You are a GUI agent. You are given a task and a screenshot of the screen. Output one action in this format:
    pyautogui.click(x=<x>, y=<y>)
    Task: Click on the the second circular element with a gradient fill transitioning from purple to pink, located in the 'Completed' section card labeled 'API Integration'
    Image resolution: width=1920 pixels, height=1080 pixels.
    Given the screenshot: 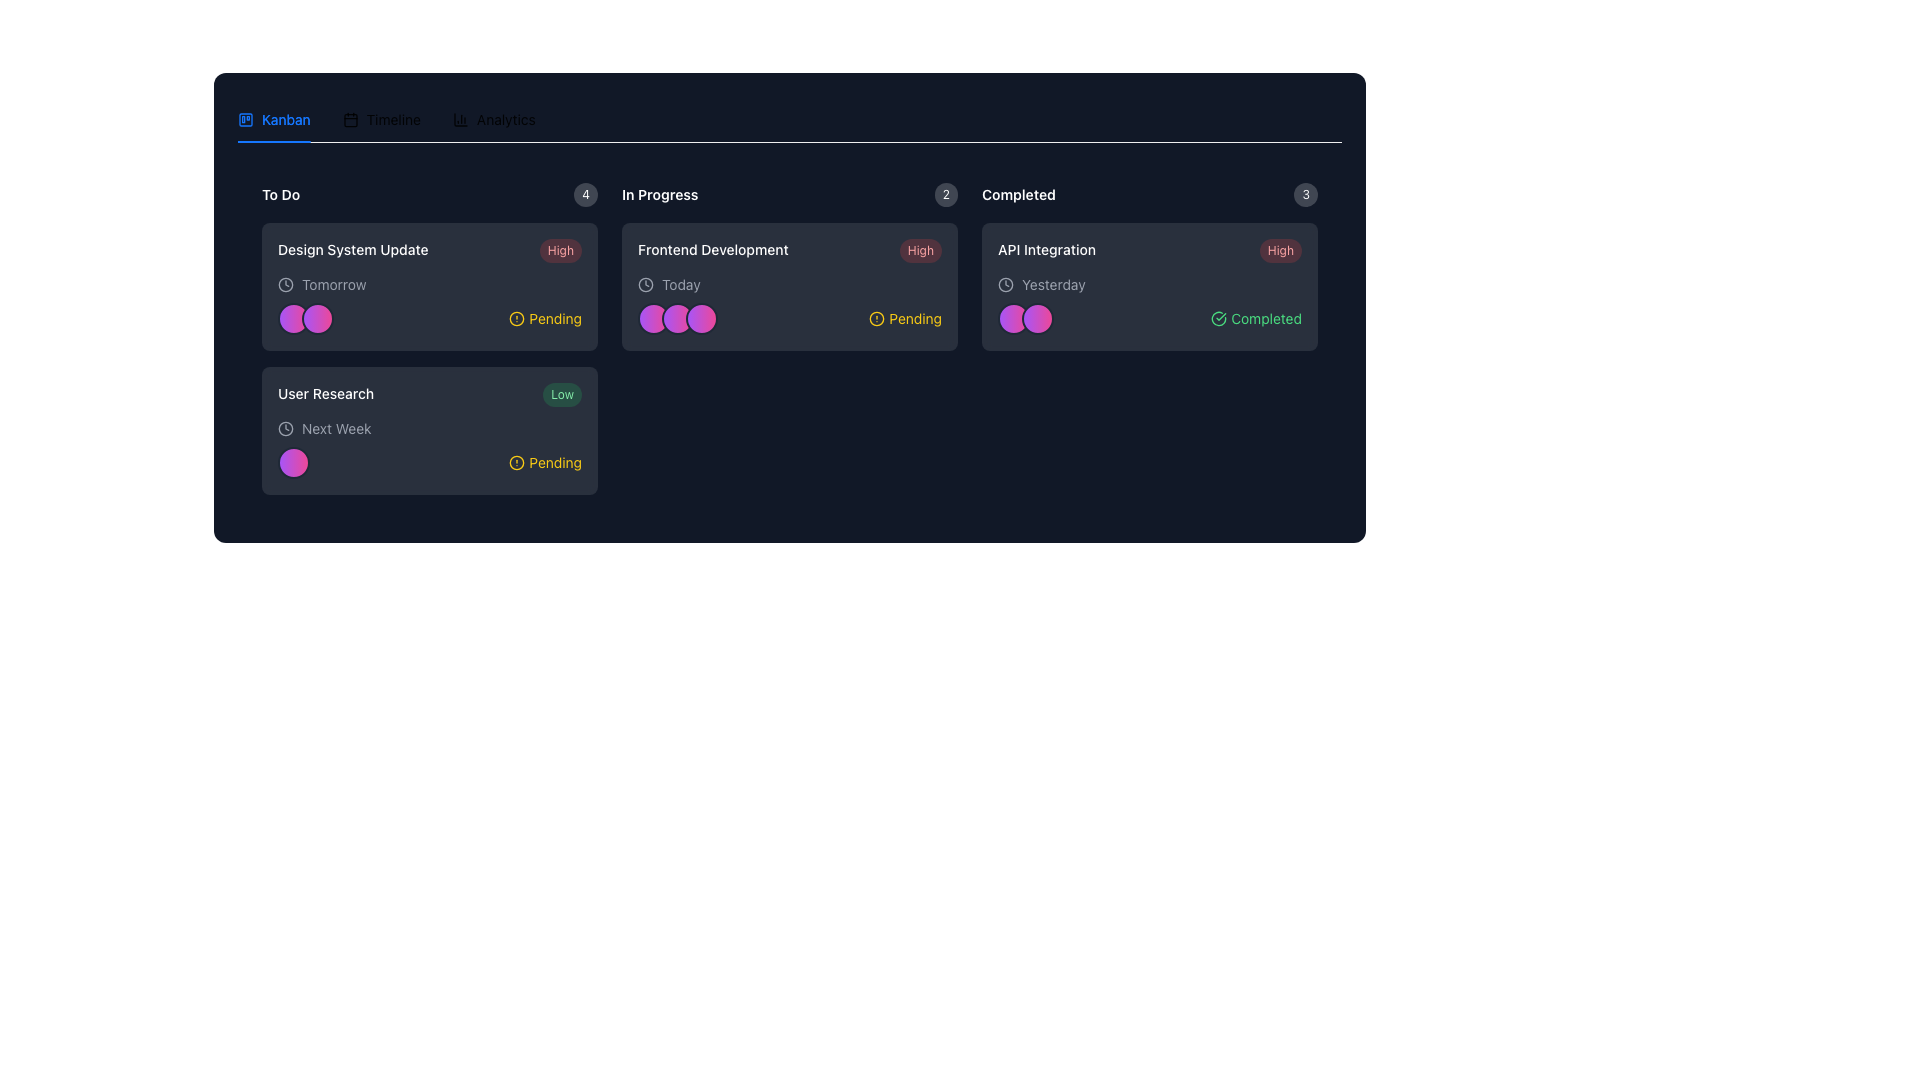 What is the action you would take?
    pyautogui.click(x=1037, y=318)
    